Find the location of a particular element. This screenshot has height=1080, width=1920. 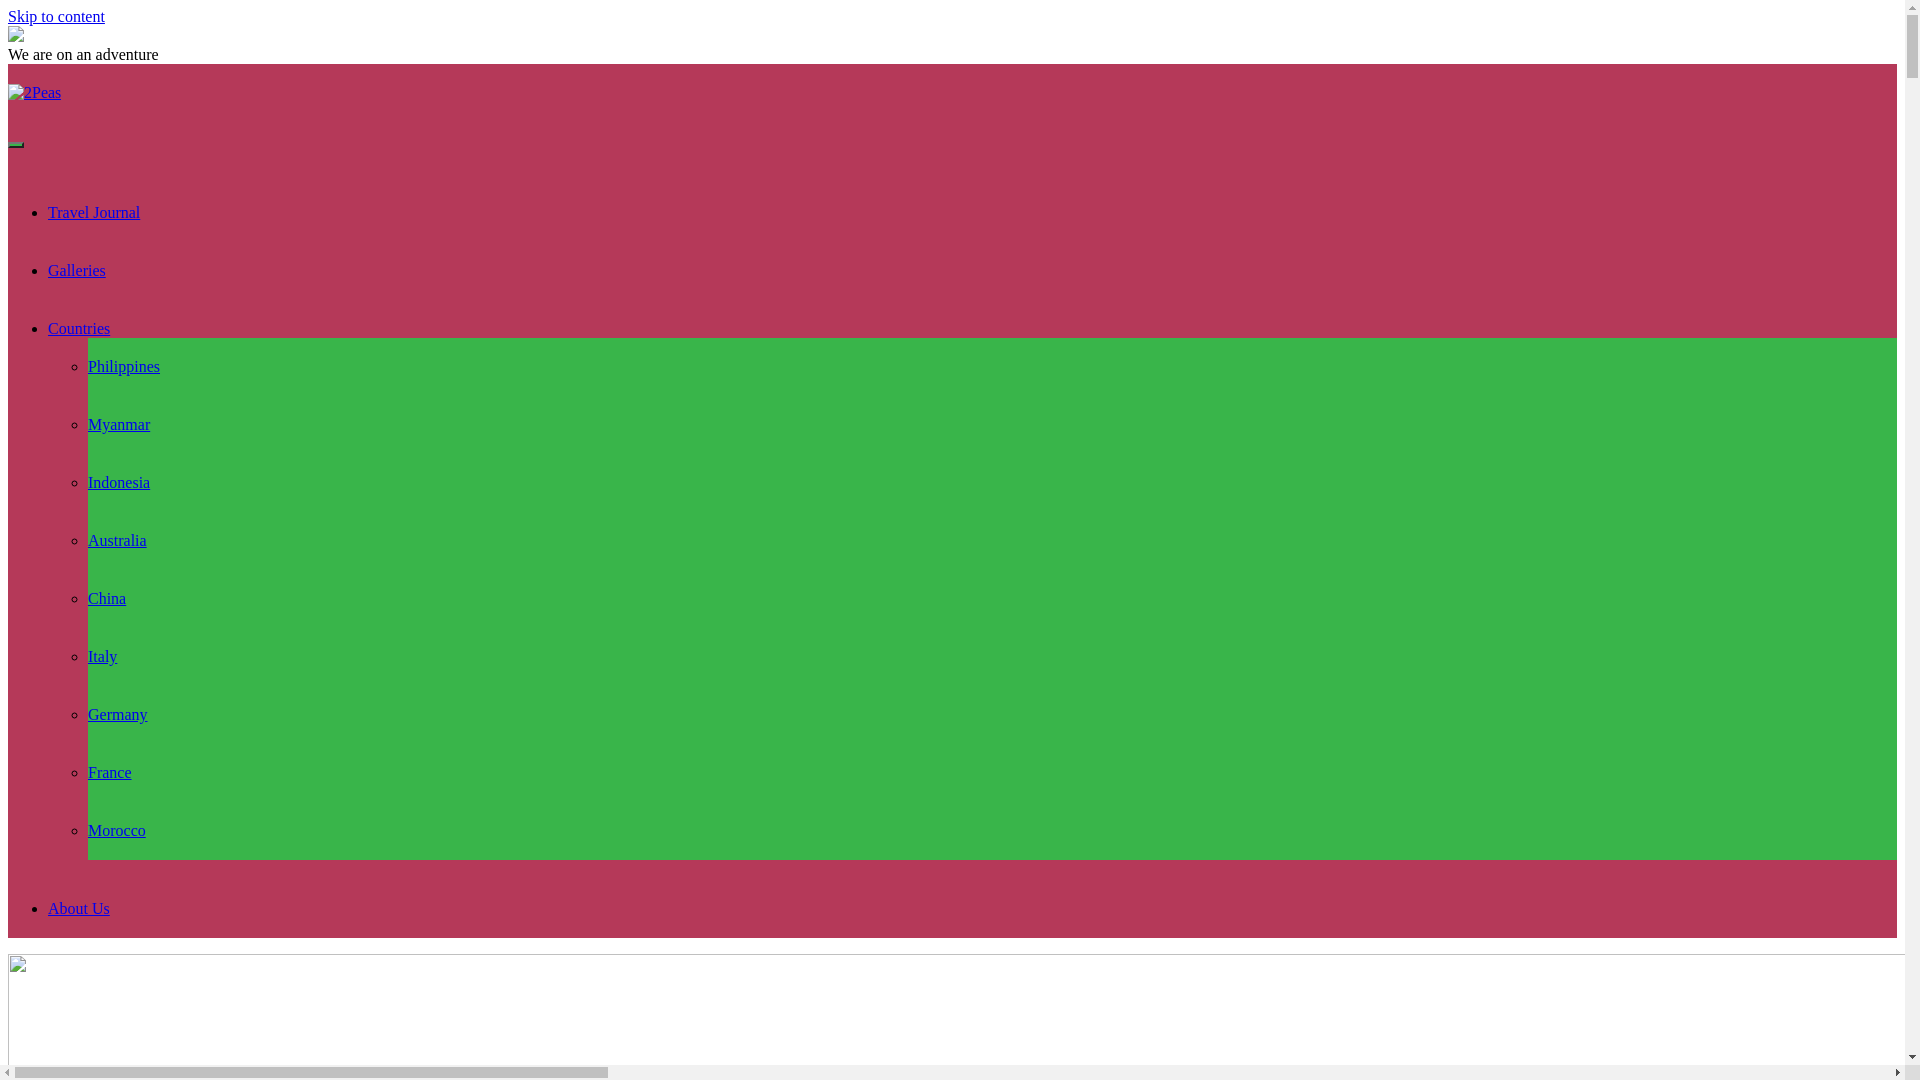

'Germany' is located at coordinates (117, 713).